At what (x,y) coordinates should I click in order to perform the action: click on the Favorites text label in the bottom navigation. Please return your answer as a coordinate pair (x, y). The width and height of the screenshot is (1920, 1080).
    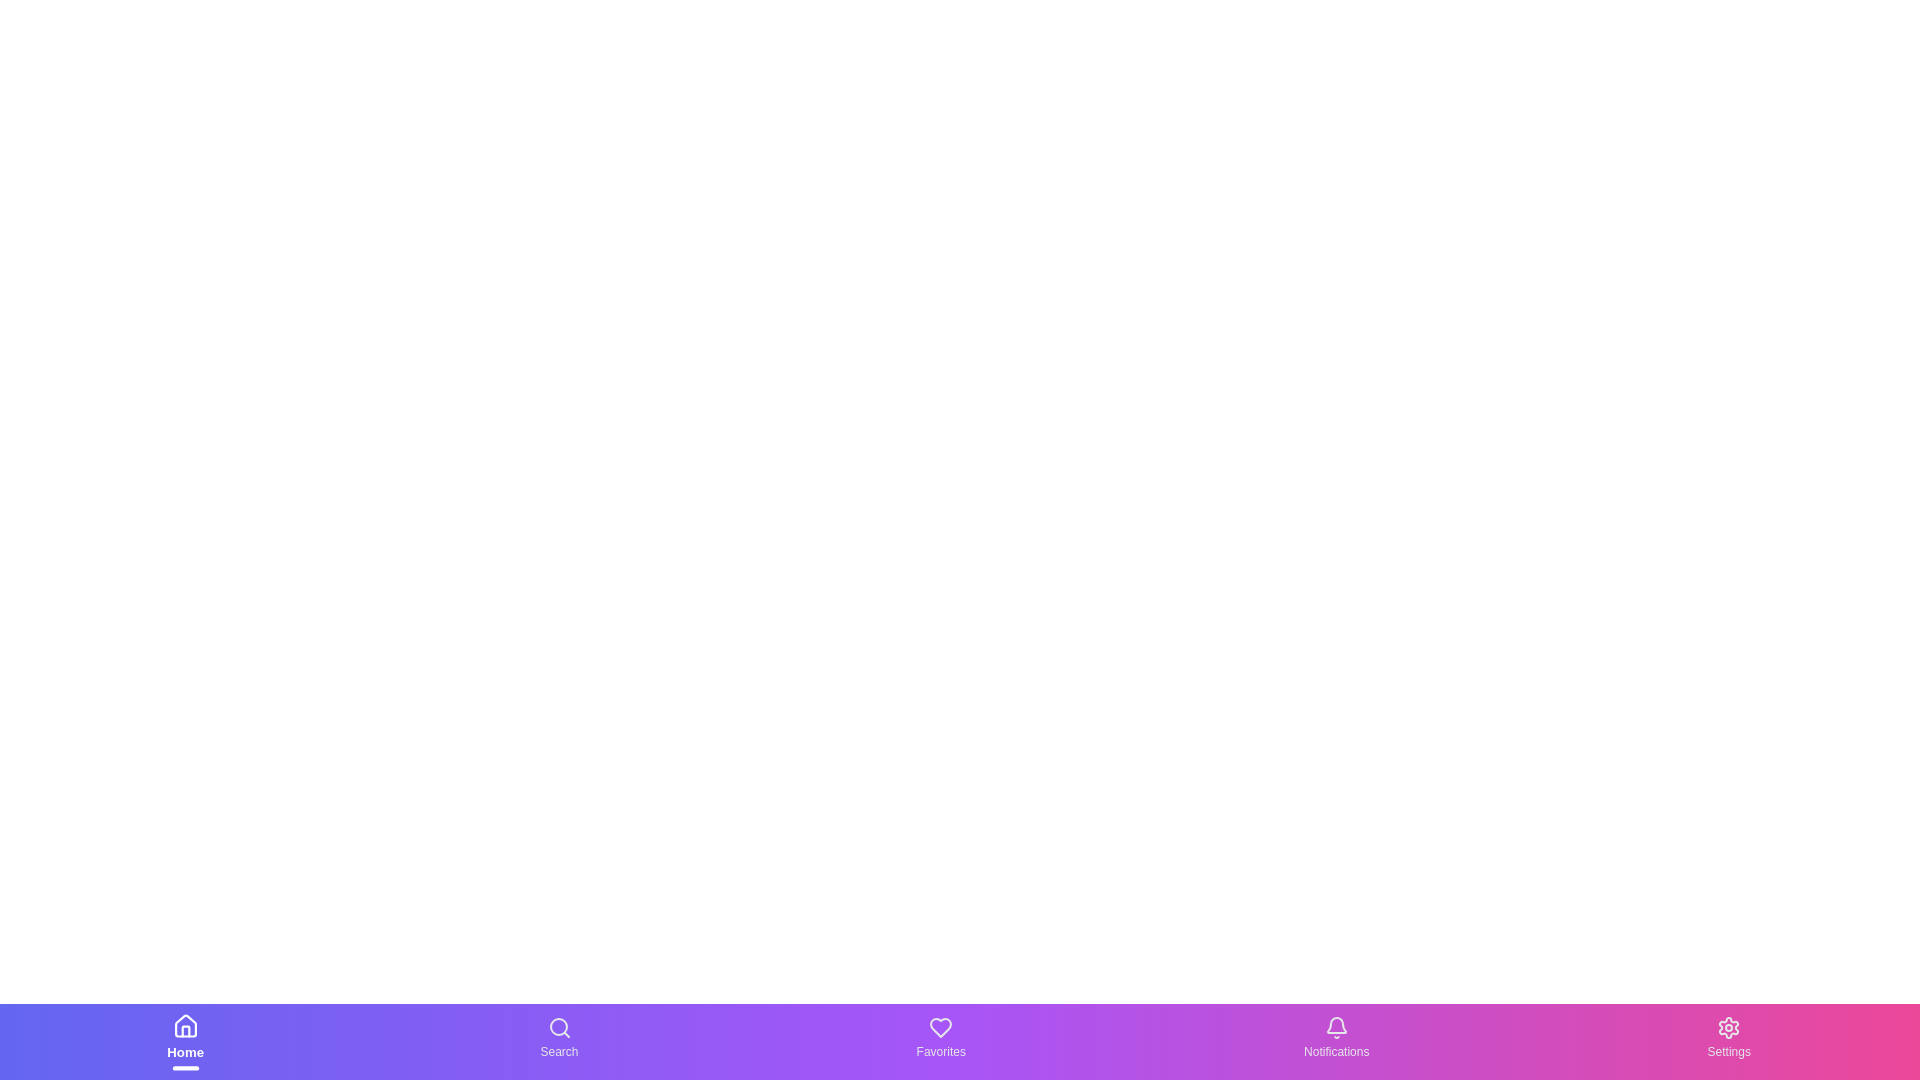
    Looking at the image, I should click on (940, 1040).